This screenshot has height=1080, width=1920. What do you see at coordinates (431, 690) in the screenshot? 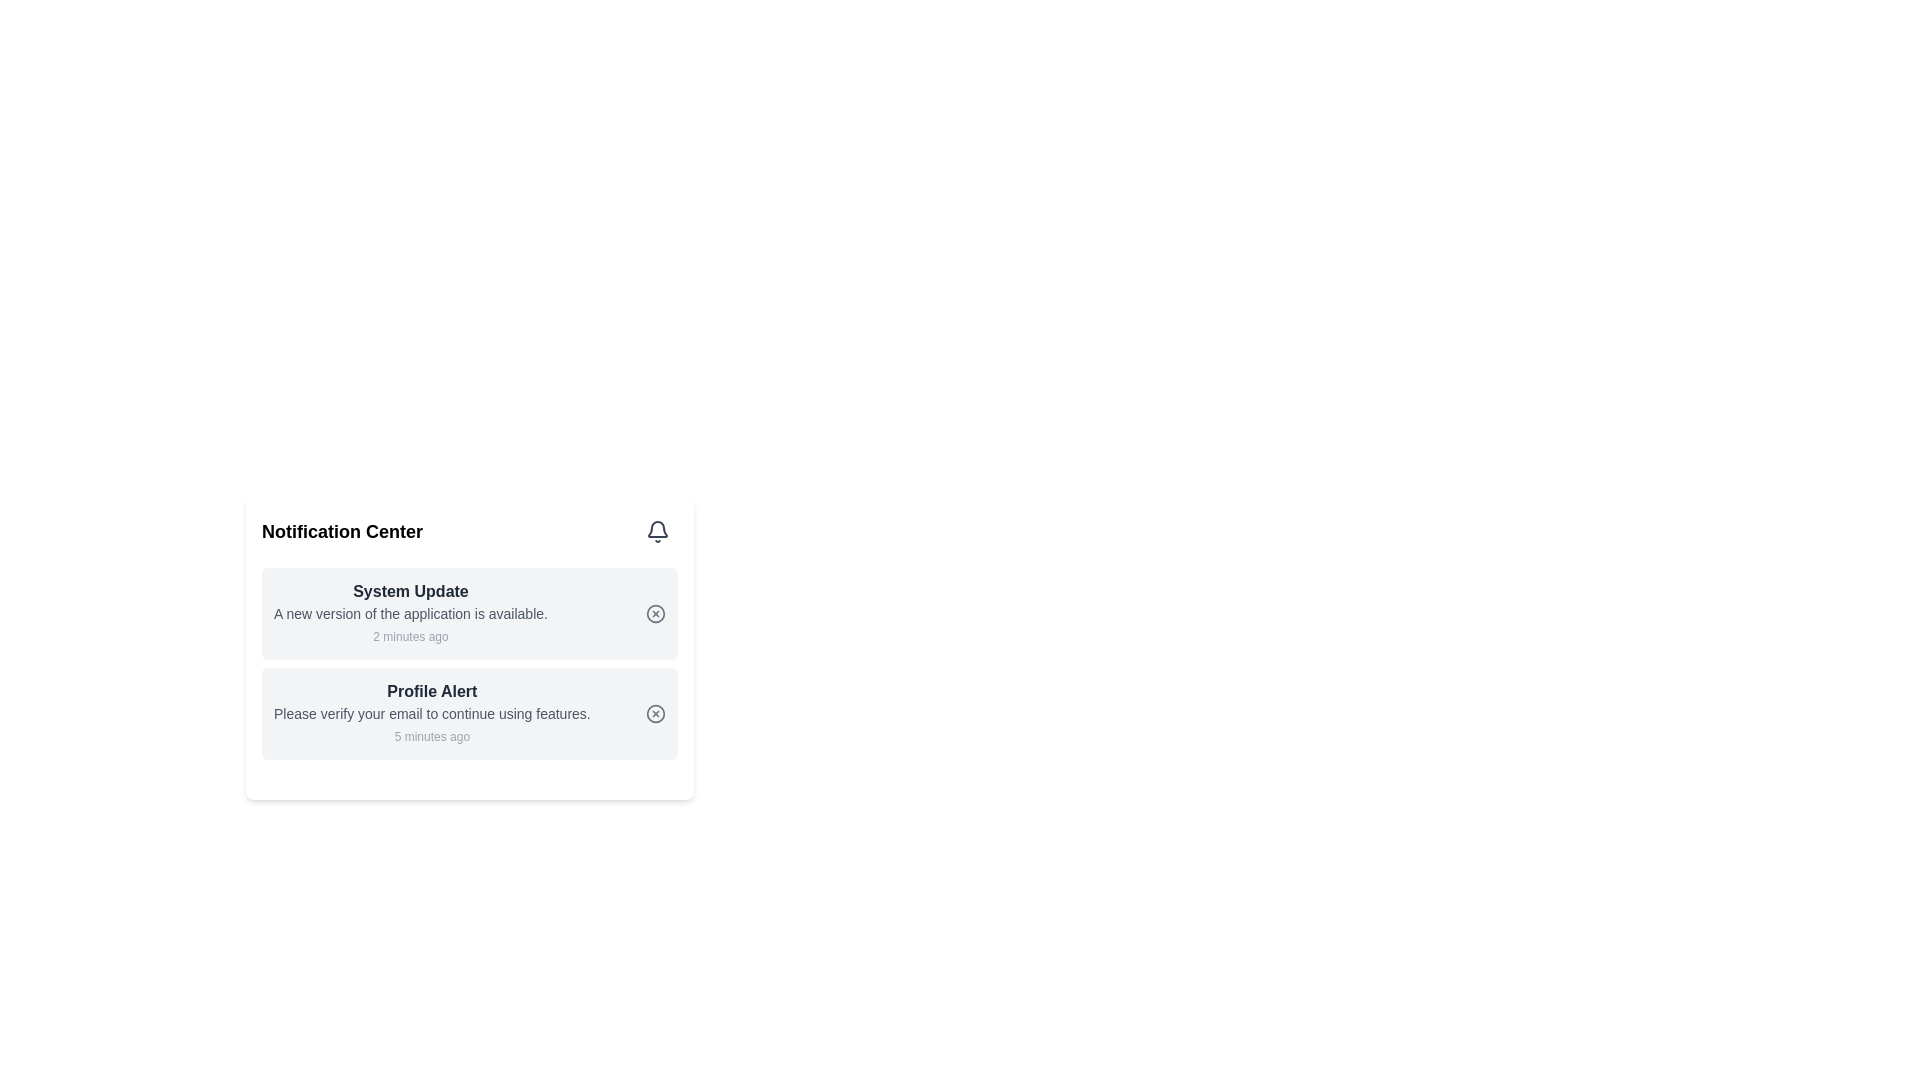
I see `title text label of the notification card, which is positioned at the top-left corner of the card and summarizes the notification's purpose` at bounding box center [431, 690].